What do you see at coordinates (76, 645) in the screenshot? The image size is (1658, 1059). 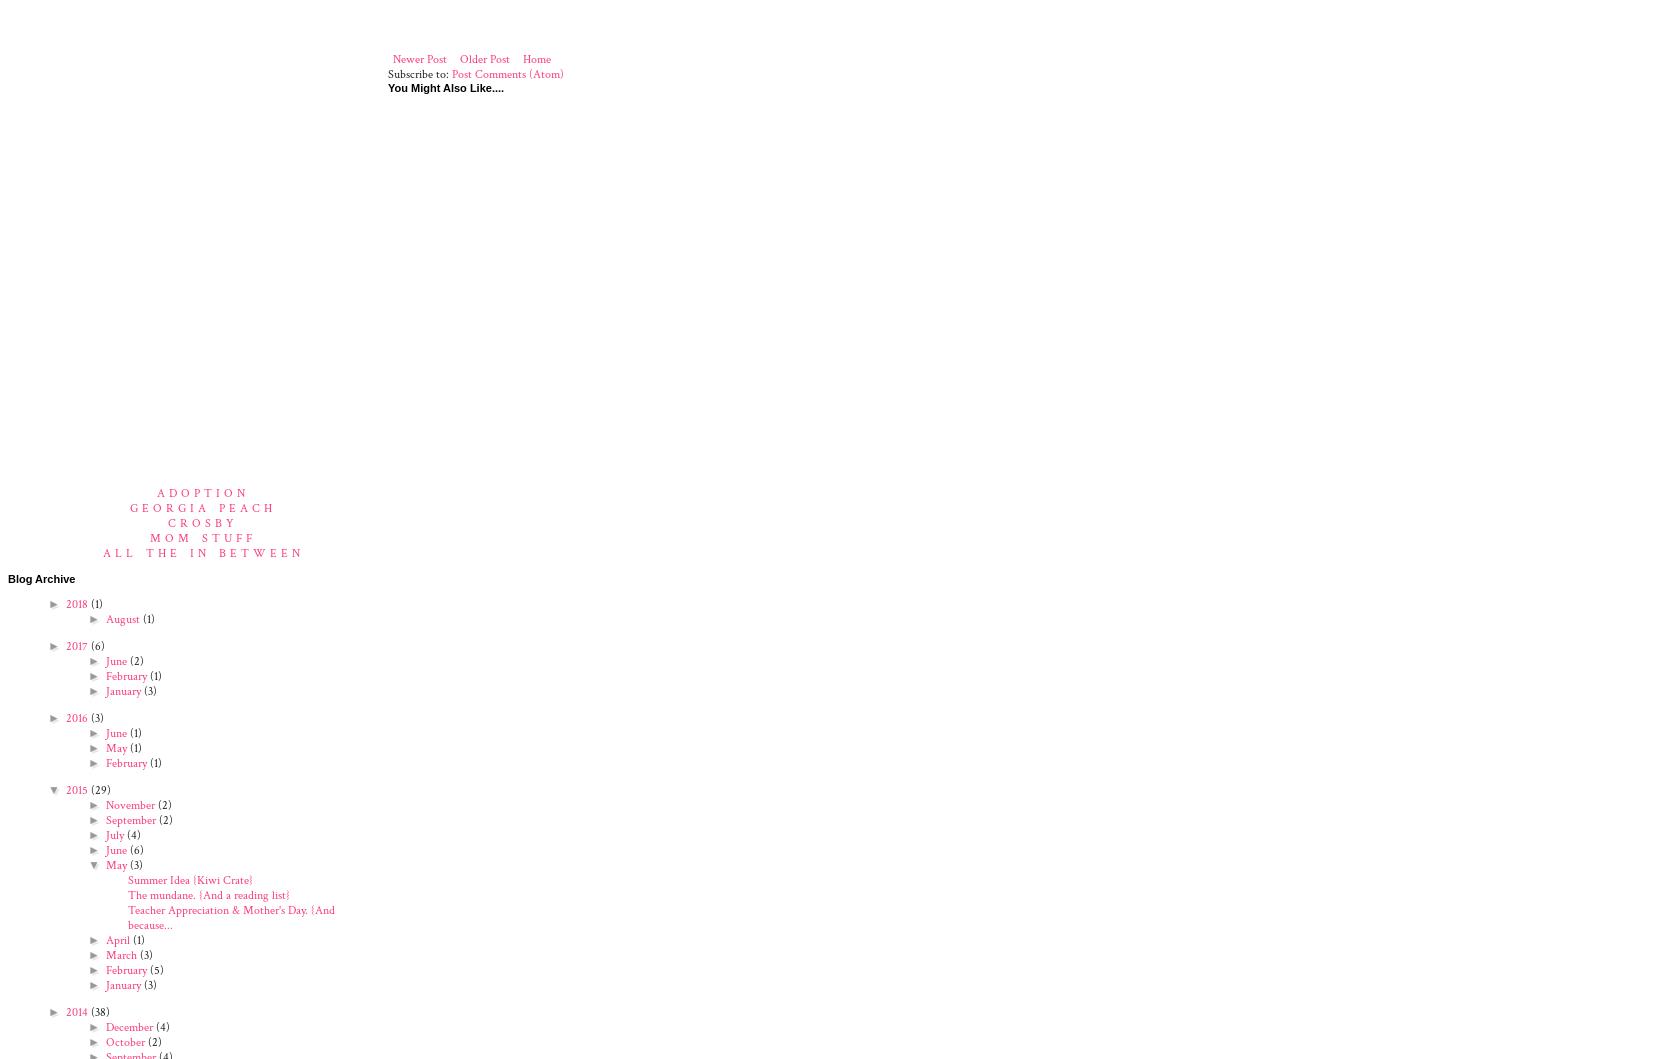 I see `'2017'` at bounding box center [76, 645].